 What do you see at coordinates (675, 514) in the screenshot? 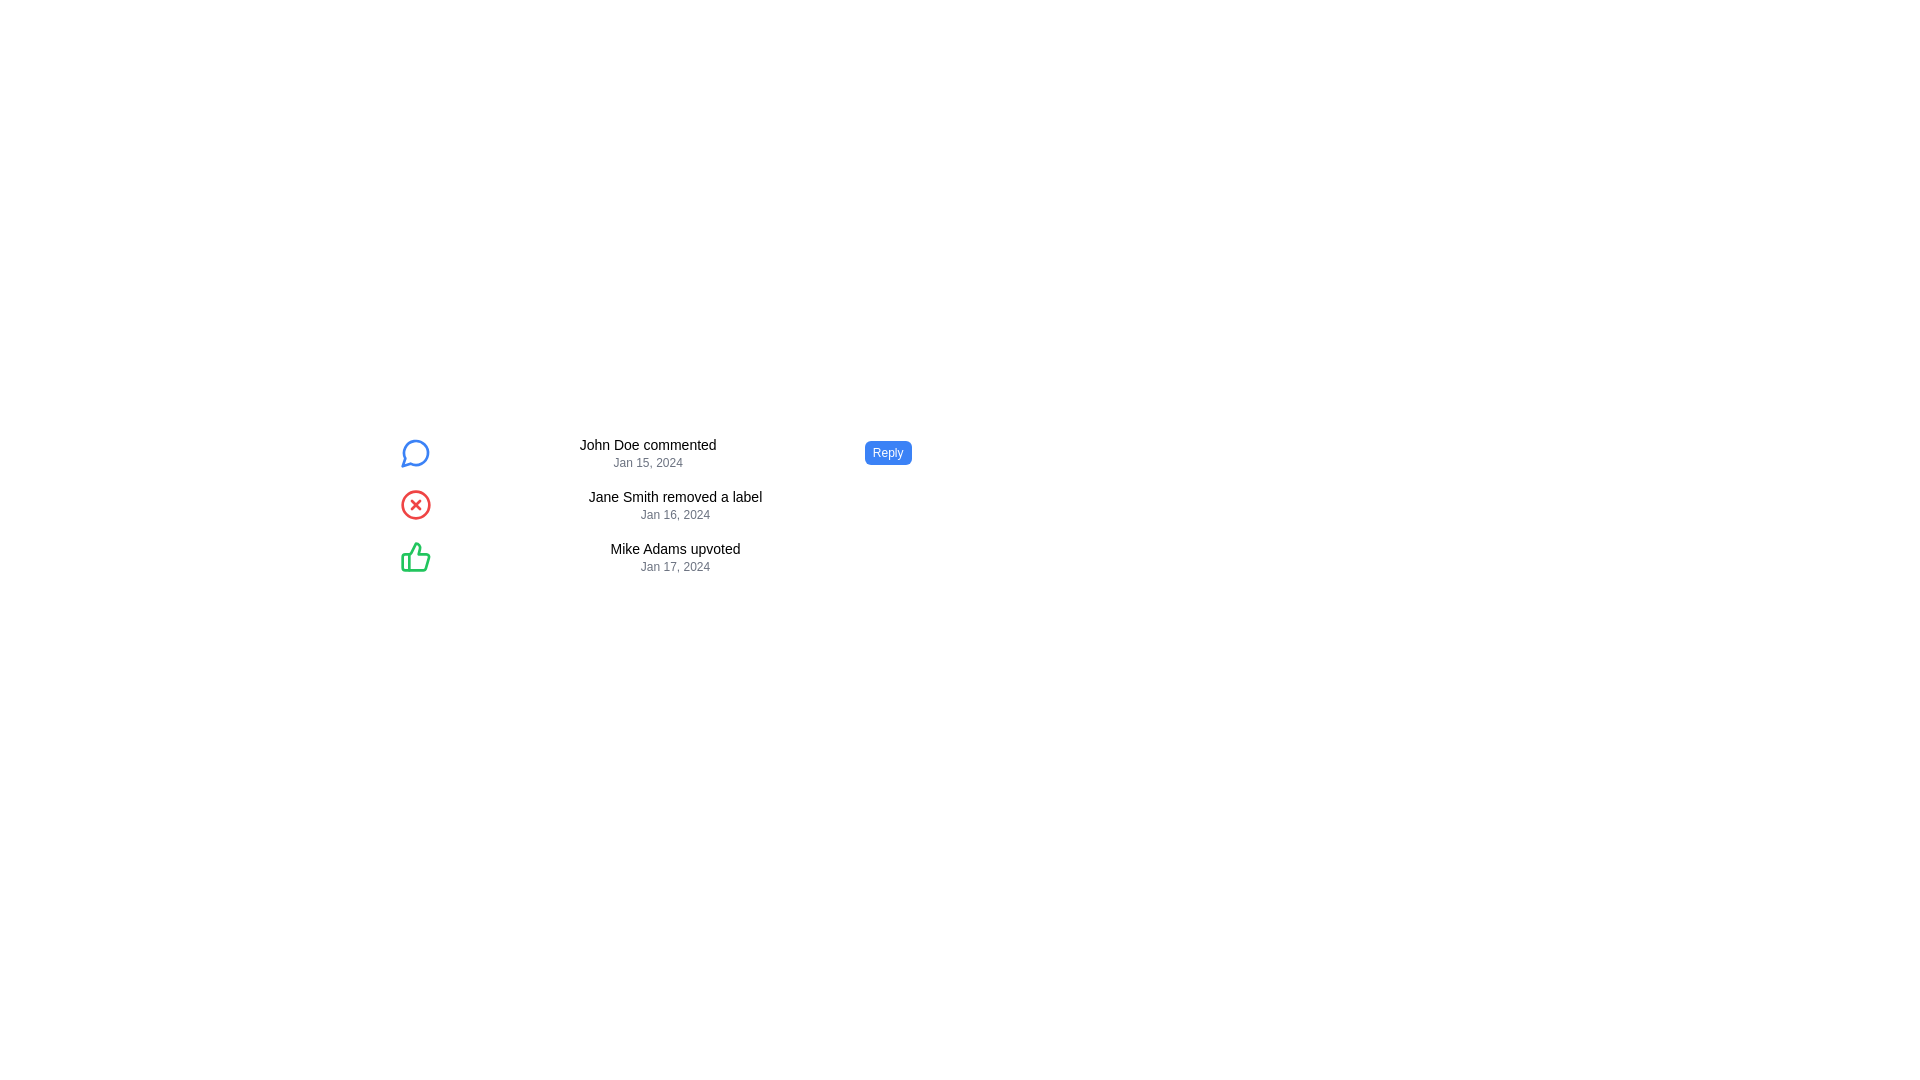
I see `the text label displaying the date associated with the action 'Jane Smith removed a label', located in the second informational group on the page` at bounding box center [675, 514].